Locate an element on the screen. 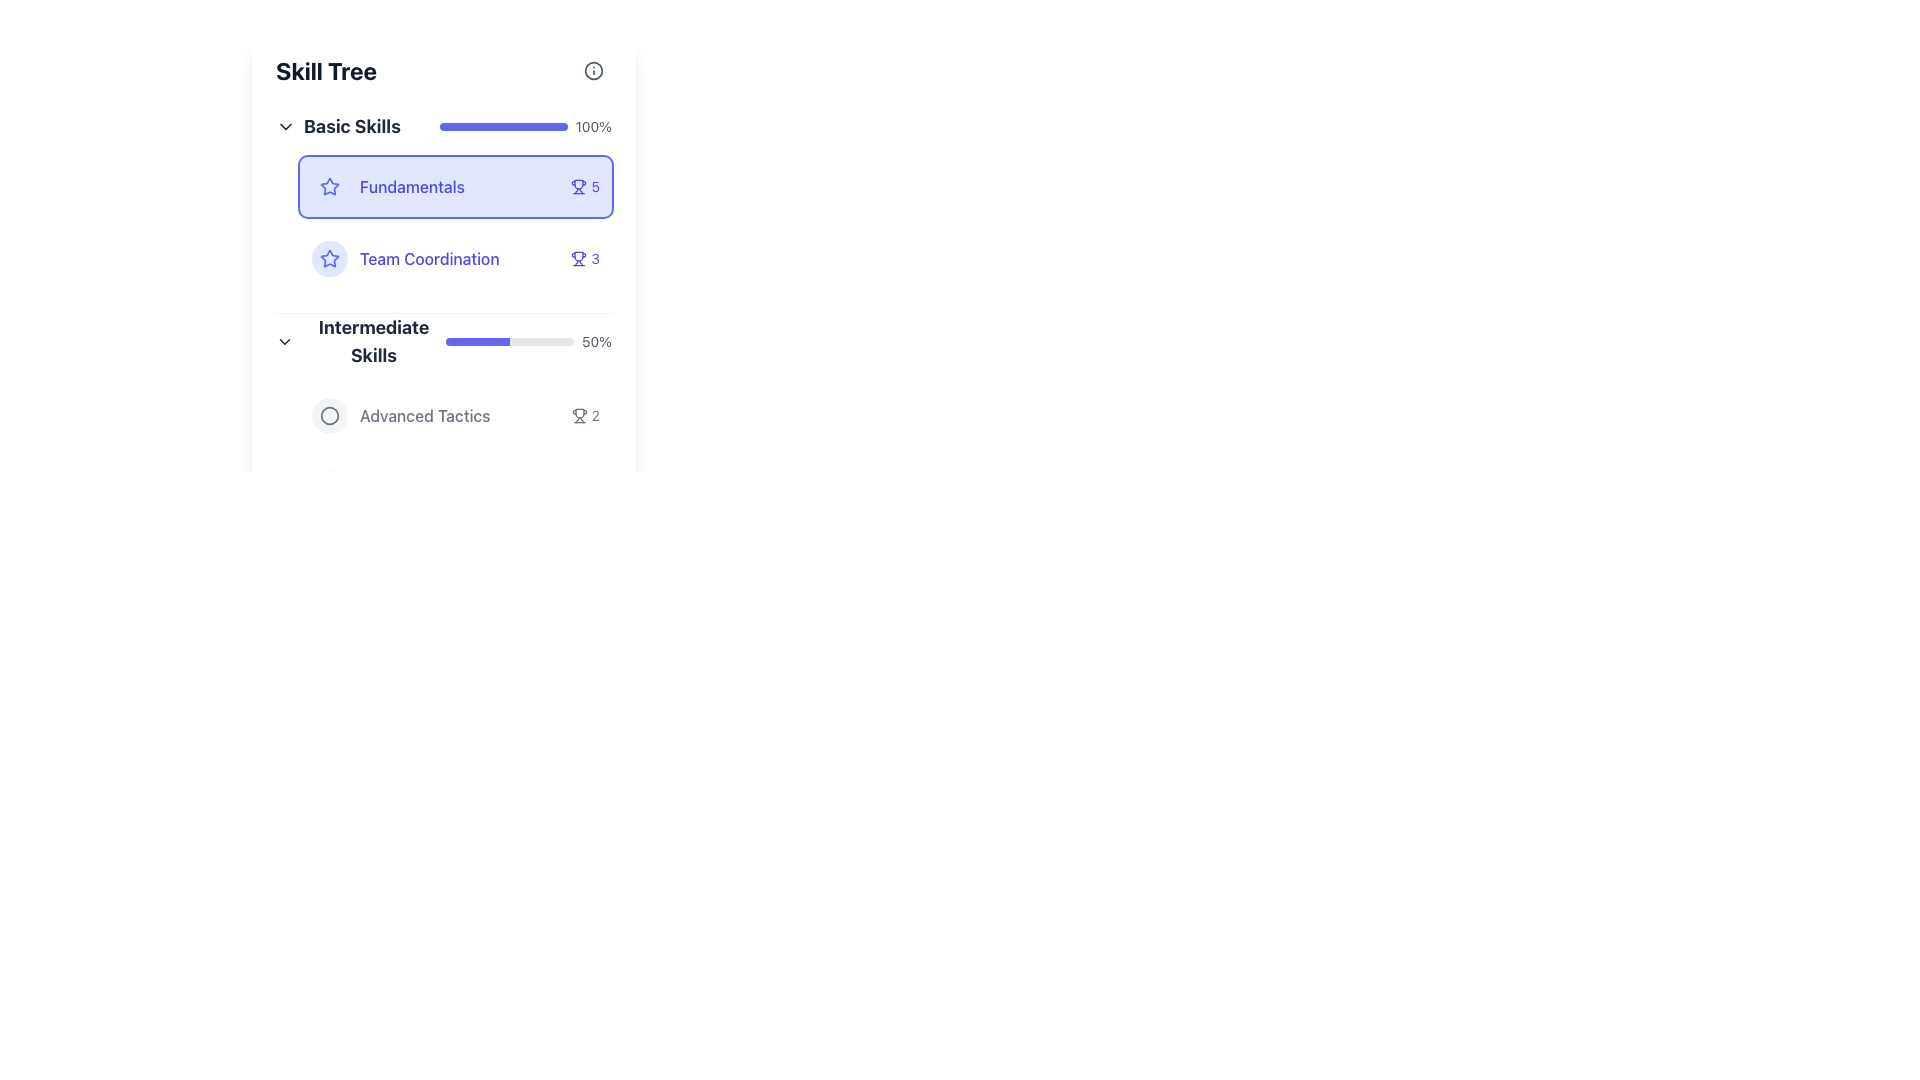 Image resolution: width=1920 pixels, height=1080 pixels. the SVG circle graphical element that represents information, located at the top-right corner of the interface is located at coordinates (593, 69).